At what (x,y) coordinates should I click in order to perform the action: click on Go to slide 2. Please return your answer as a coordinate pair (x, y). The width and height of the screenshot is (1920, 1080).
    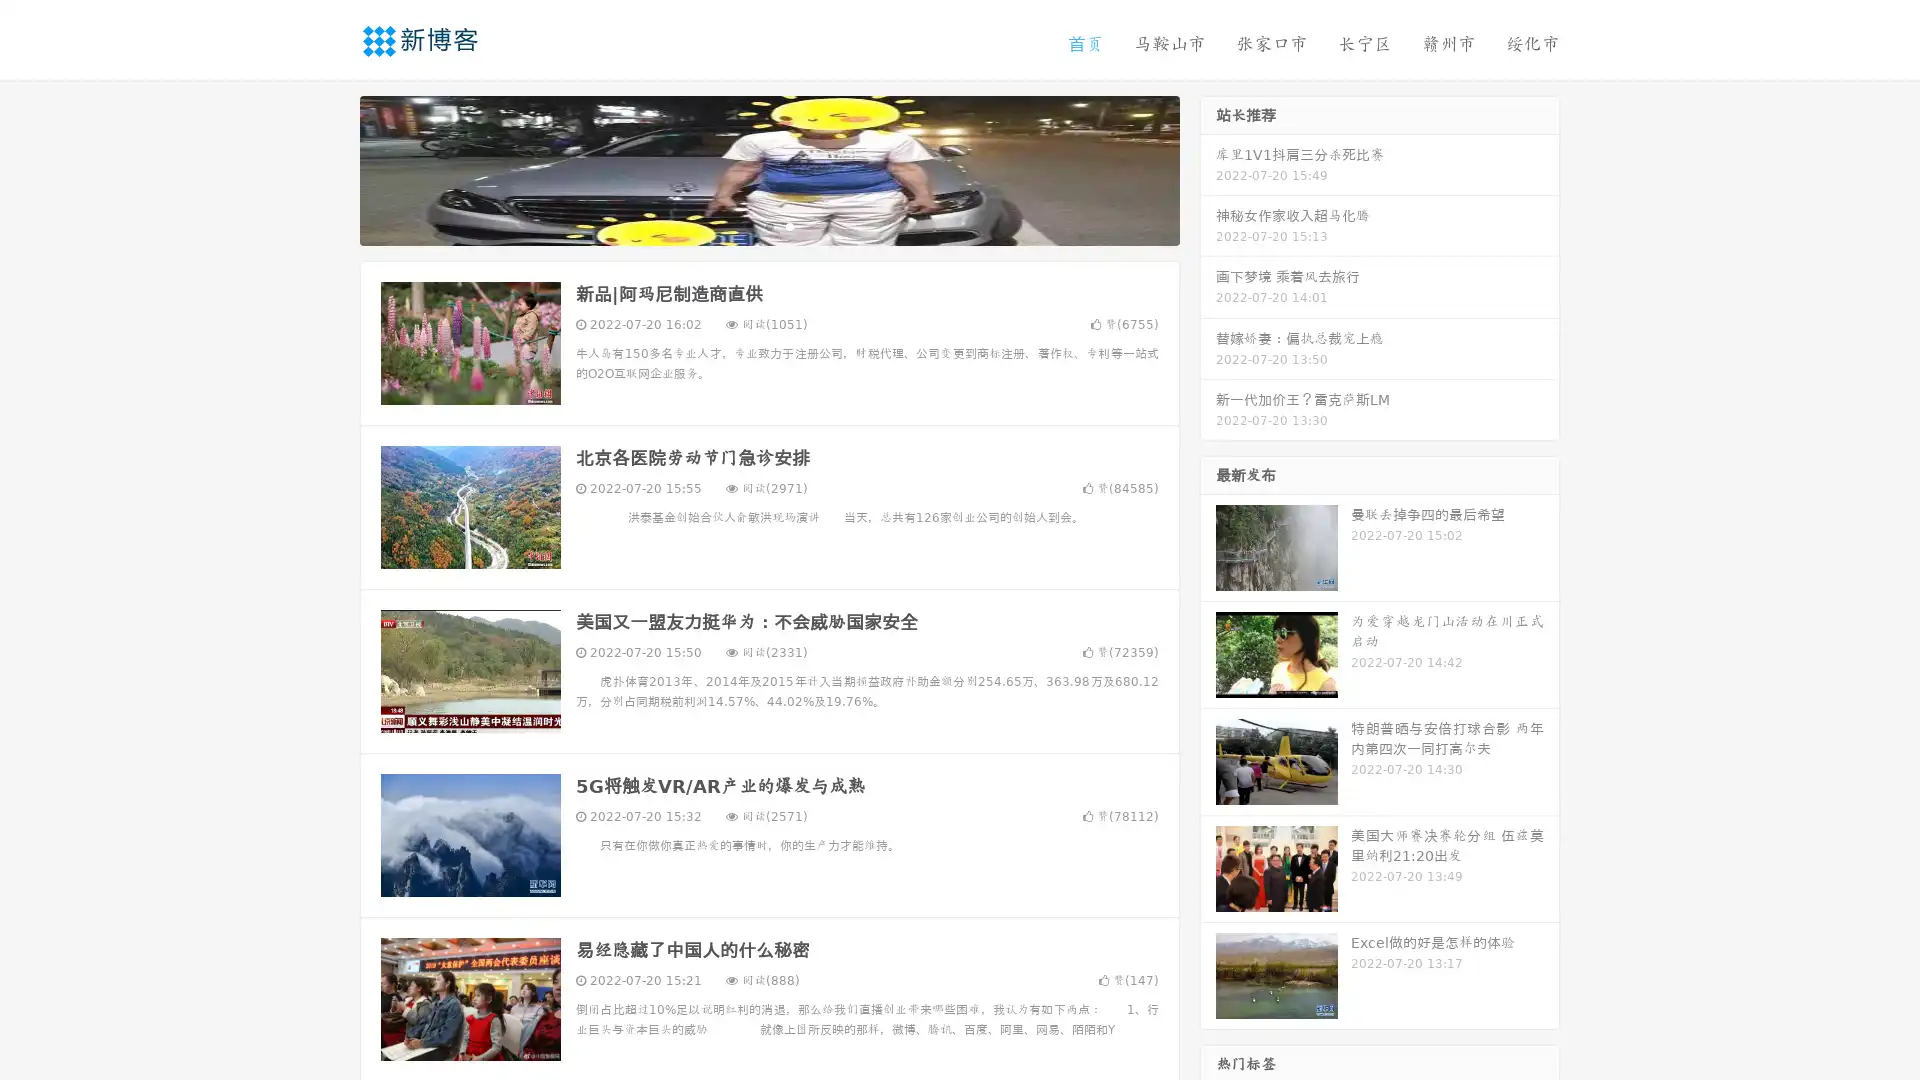
    Looking at the image, I should click on (768, 225).